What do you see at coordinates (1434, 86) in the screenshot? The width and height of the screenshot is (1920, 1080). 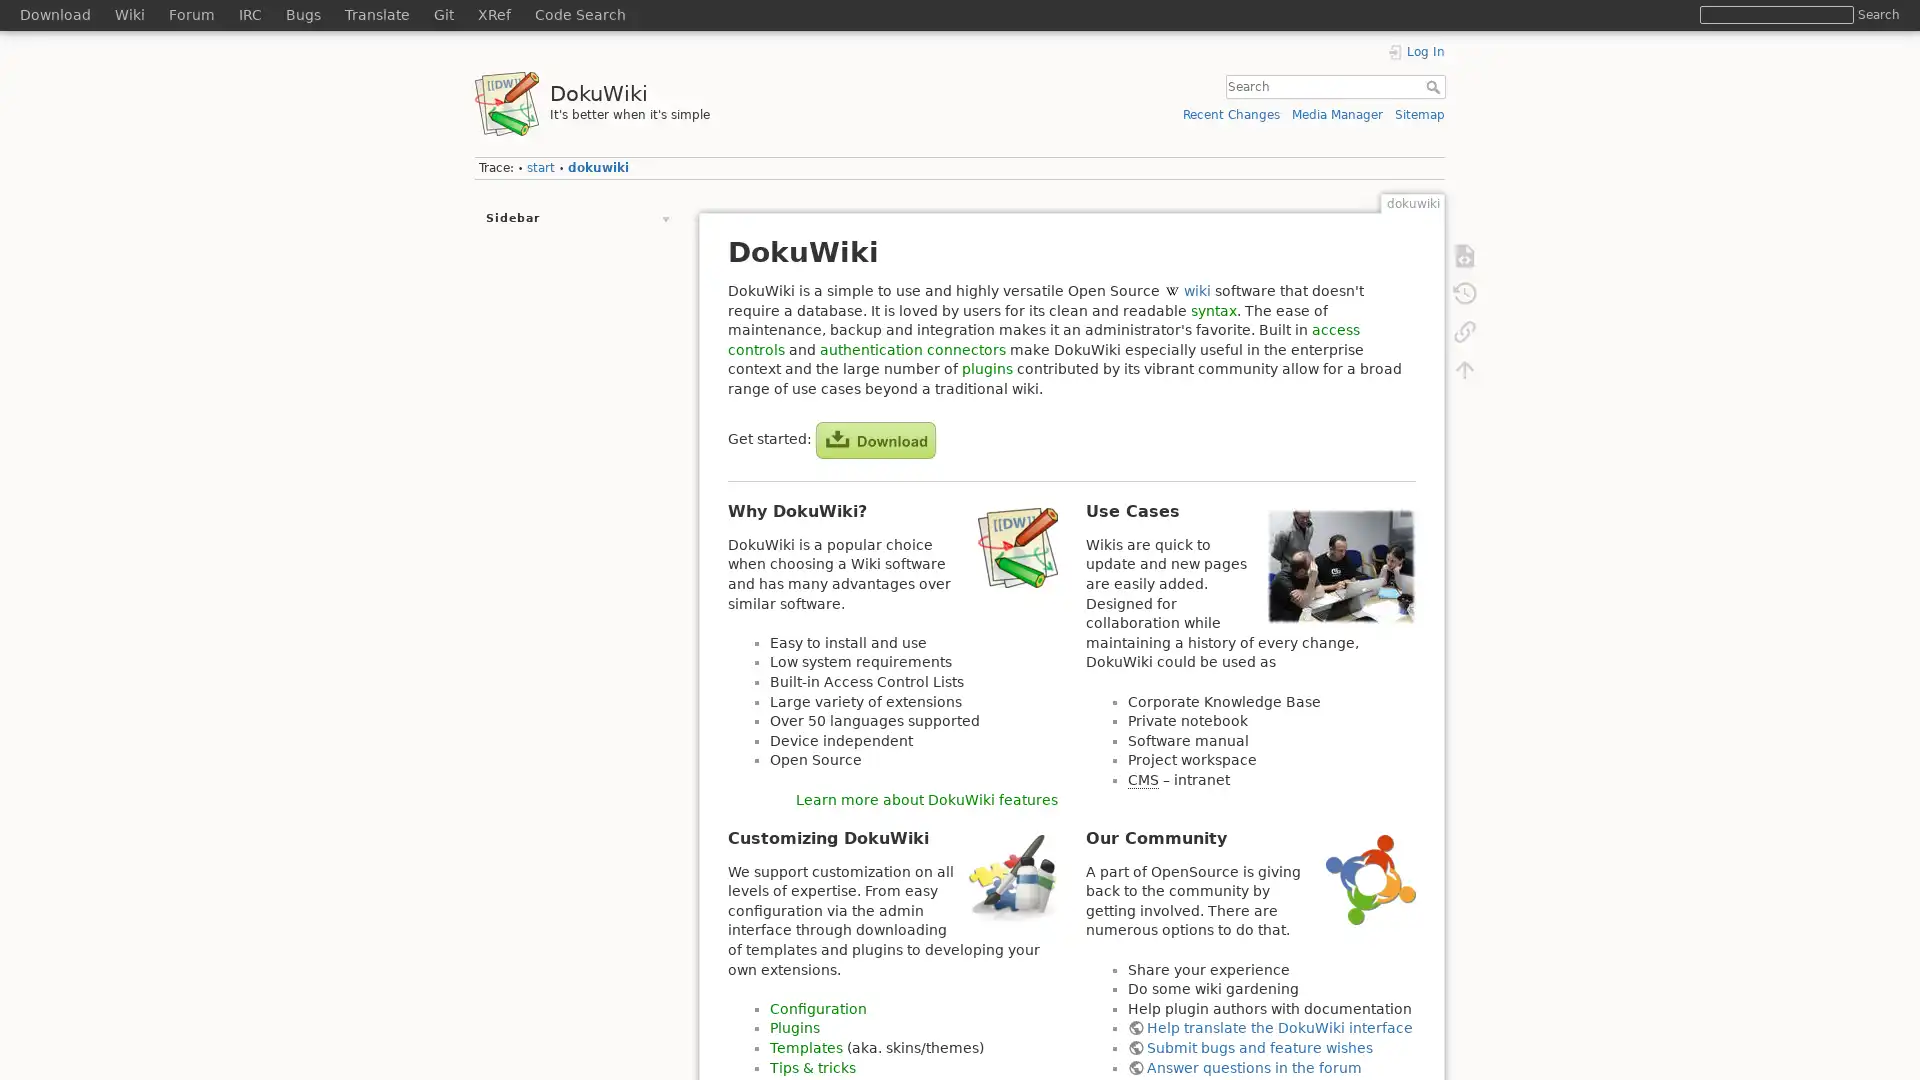 I see `Search` at bounding box center [1434, 86].